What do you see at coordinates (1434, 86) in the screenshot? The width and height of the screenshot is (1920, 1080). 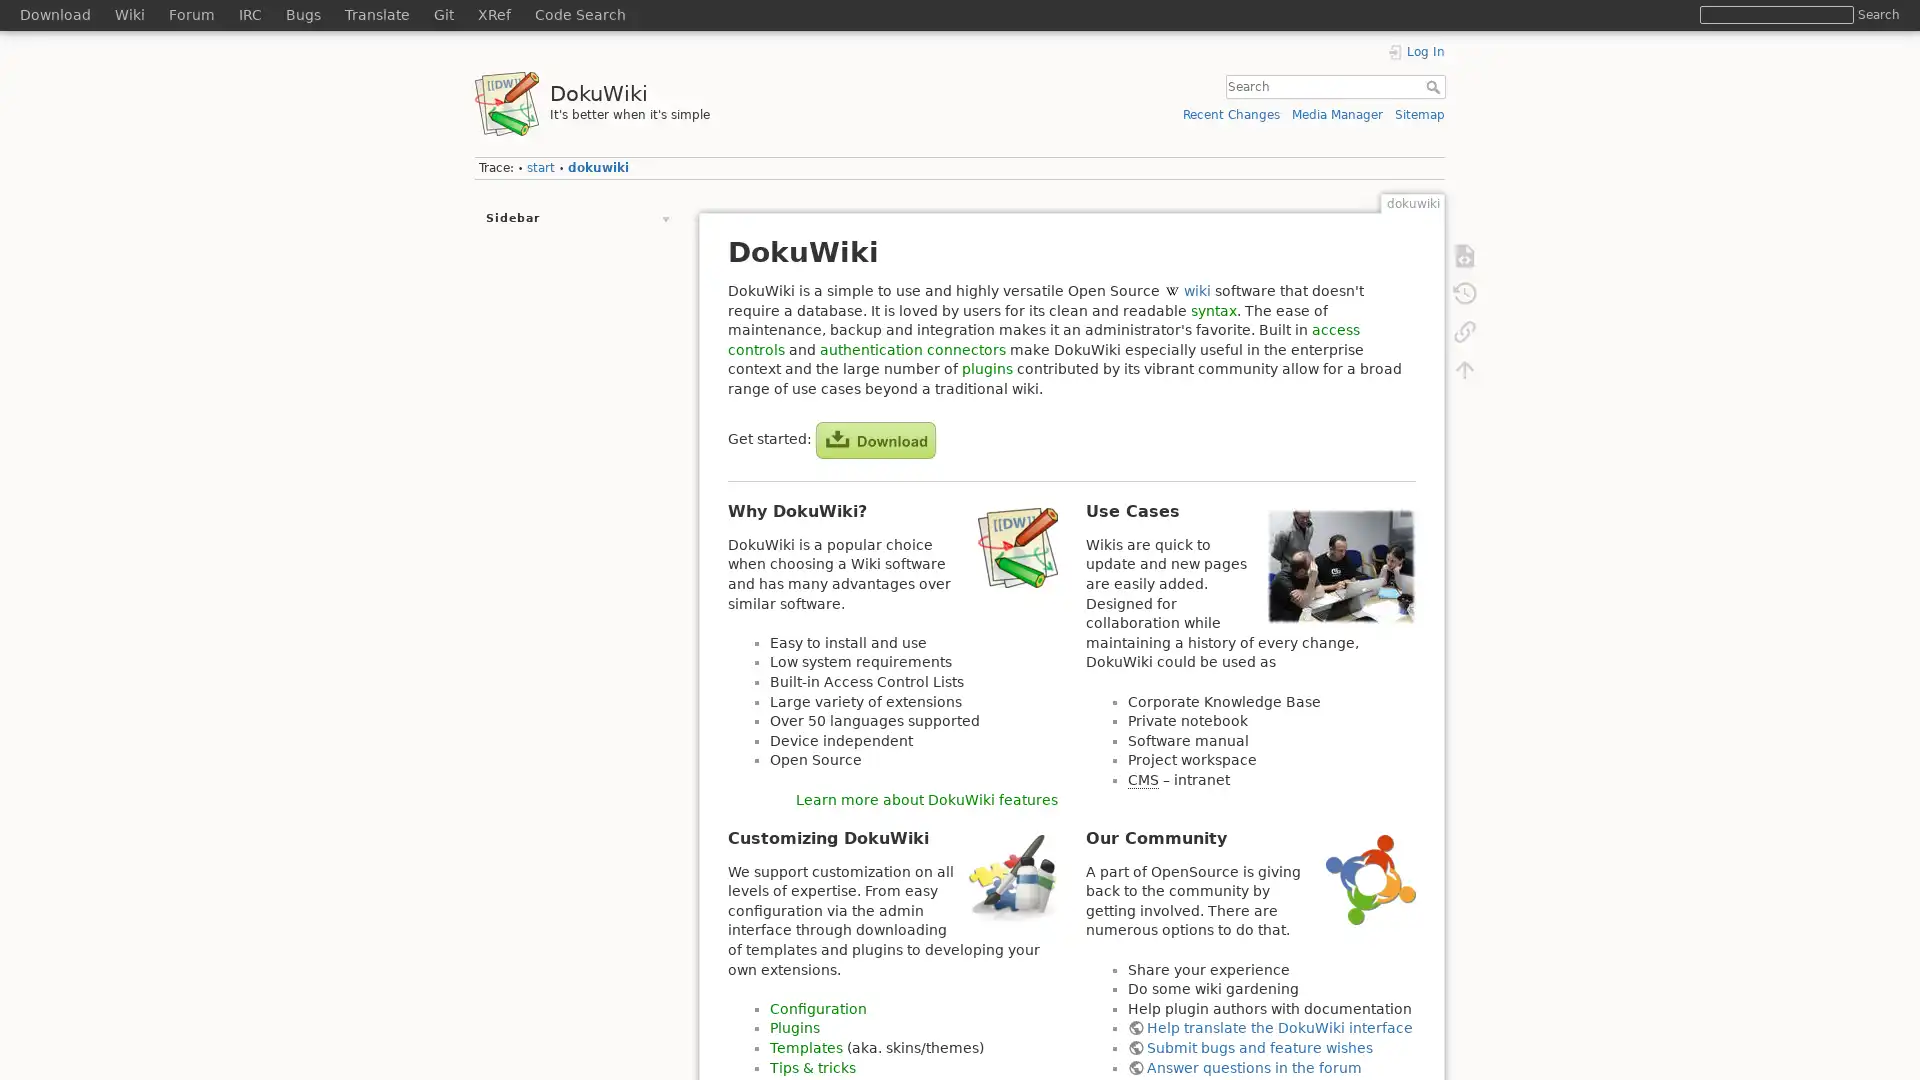 I see `Search` at bounding box center [1434, 86].